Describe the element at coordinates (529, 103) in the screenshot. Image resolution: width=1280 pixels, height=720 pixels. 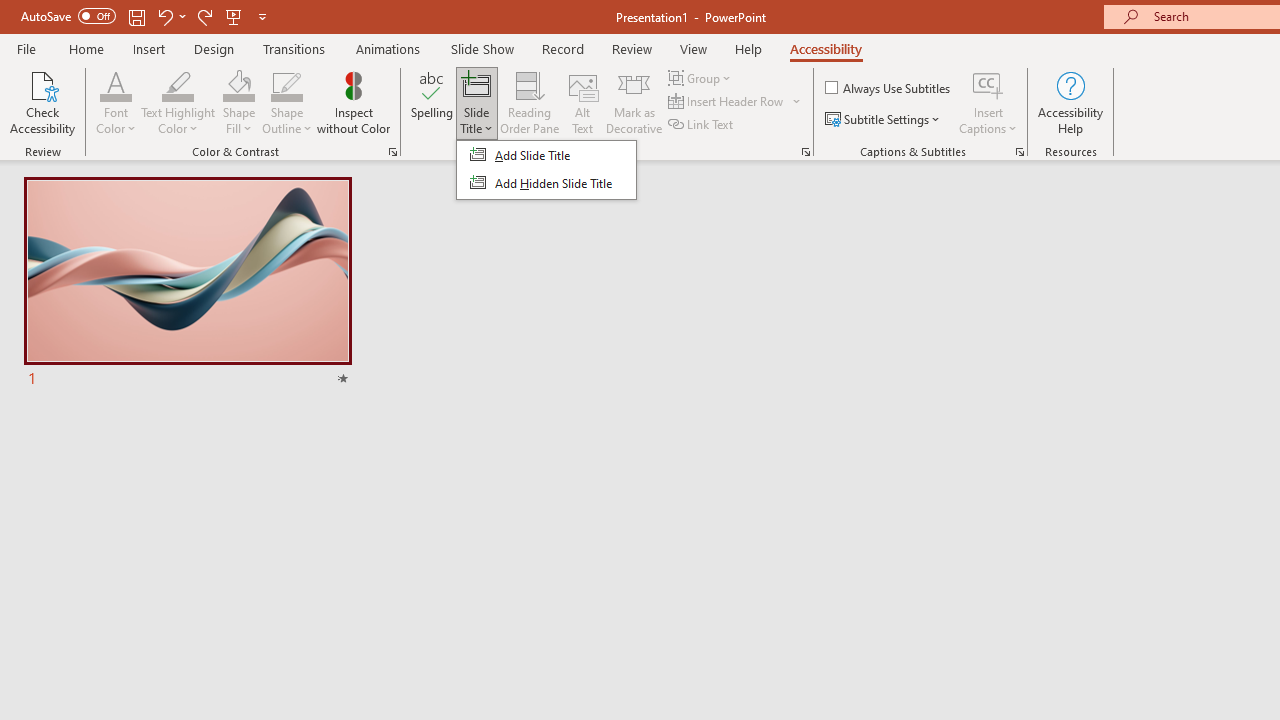
I see `'Reading Order Pane'` at that location.